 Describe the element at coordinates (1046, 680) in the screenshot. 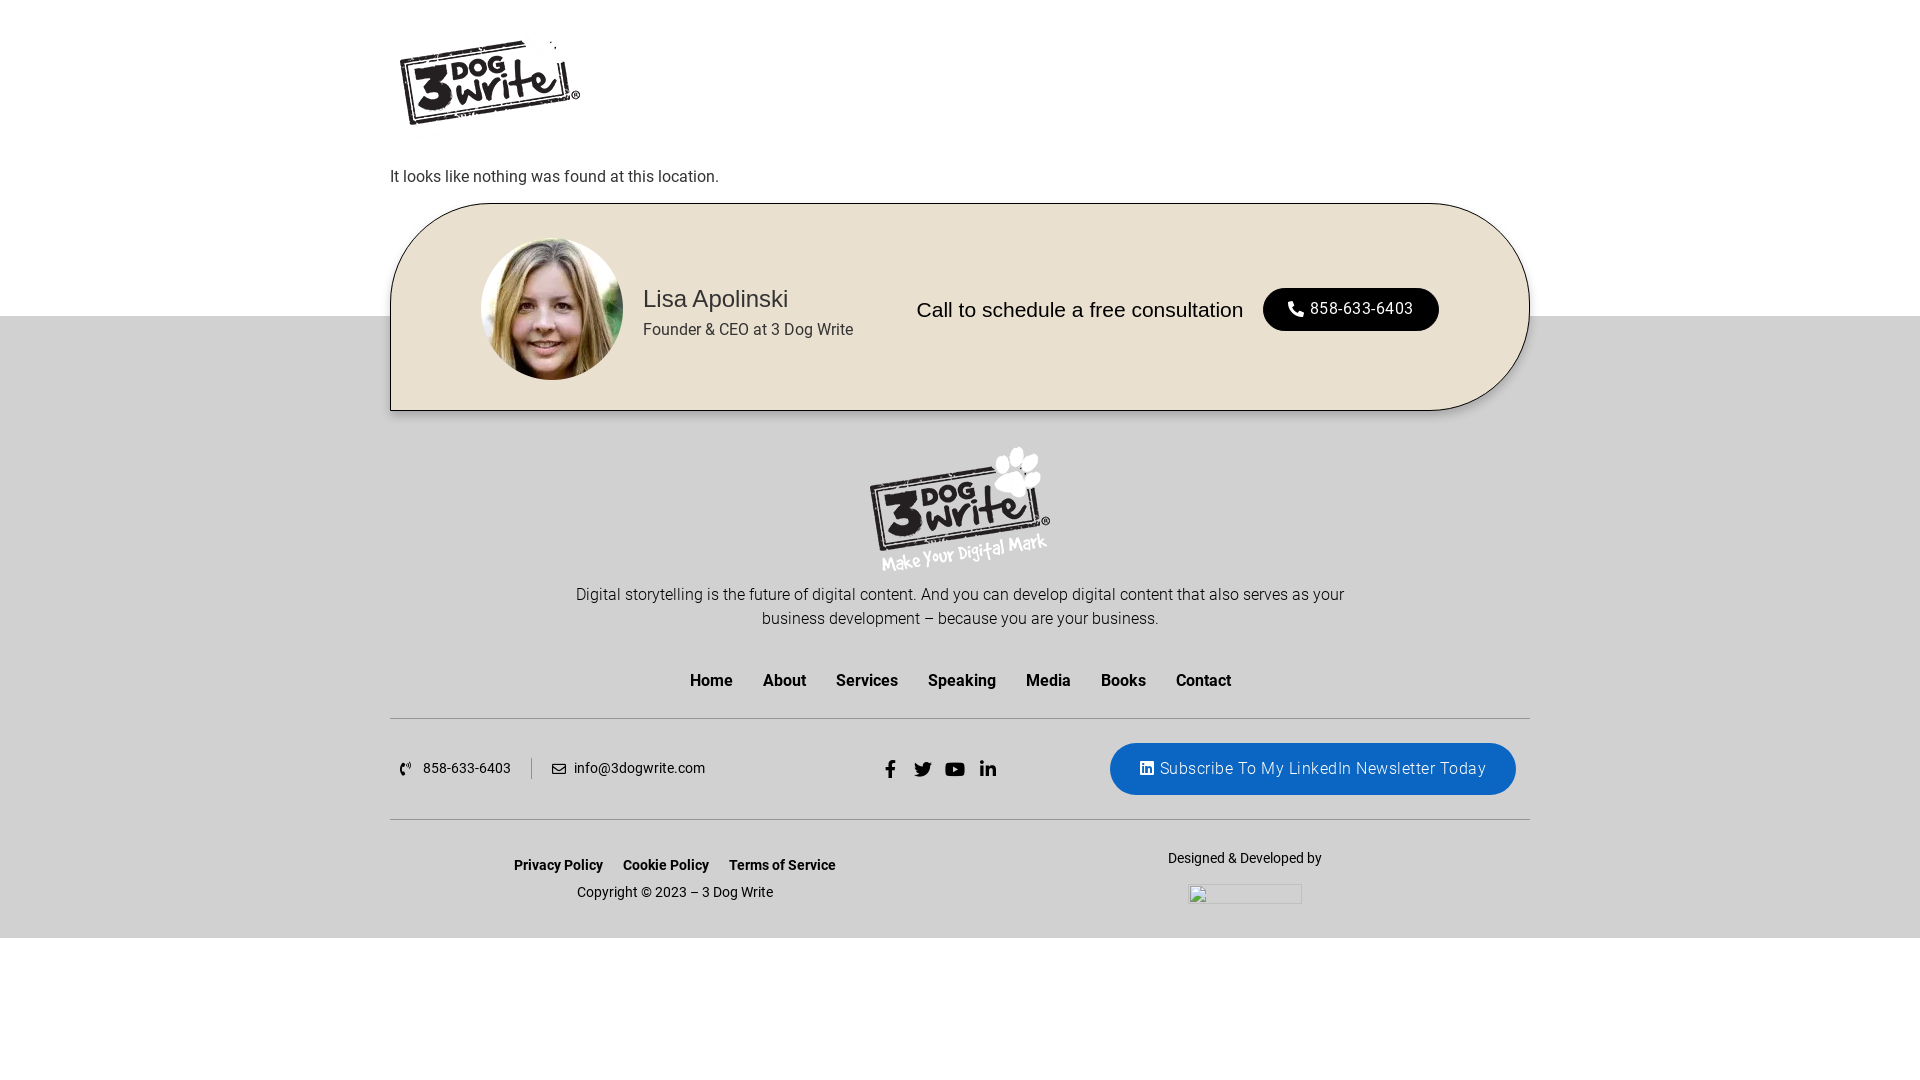

I see `'Media'` at that location.